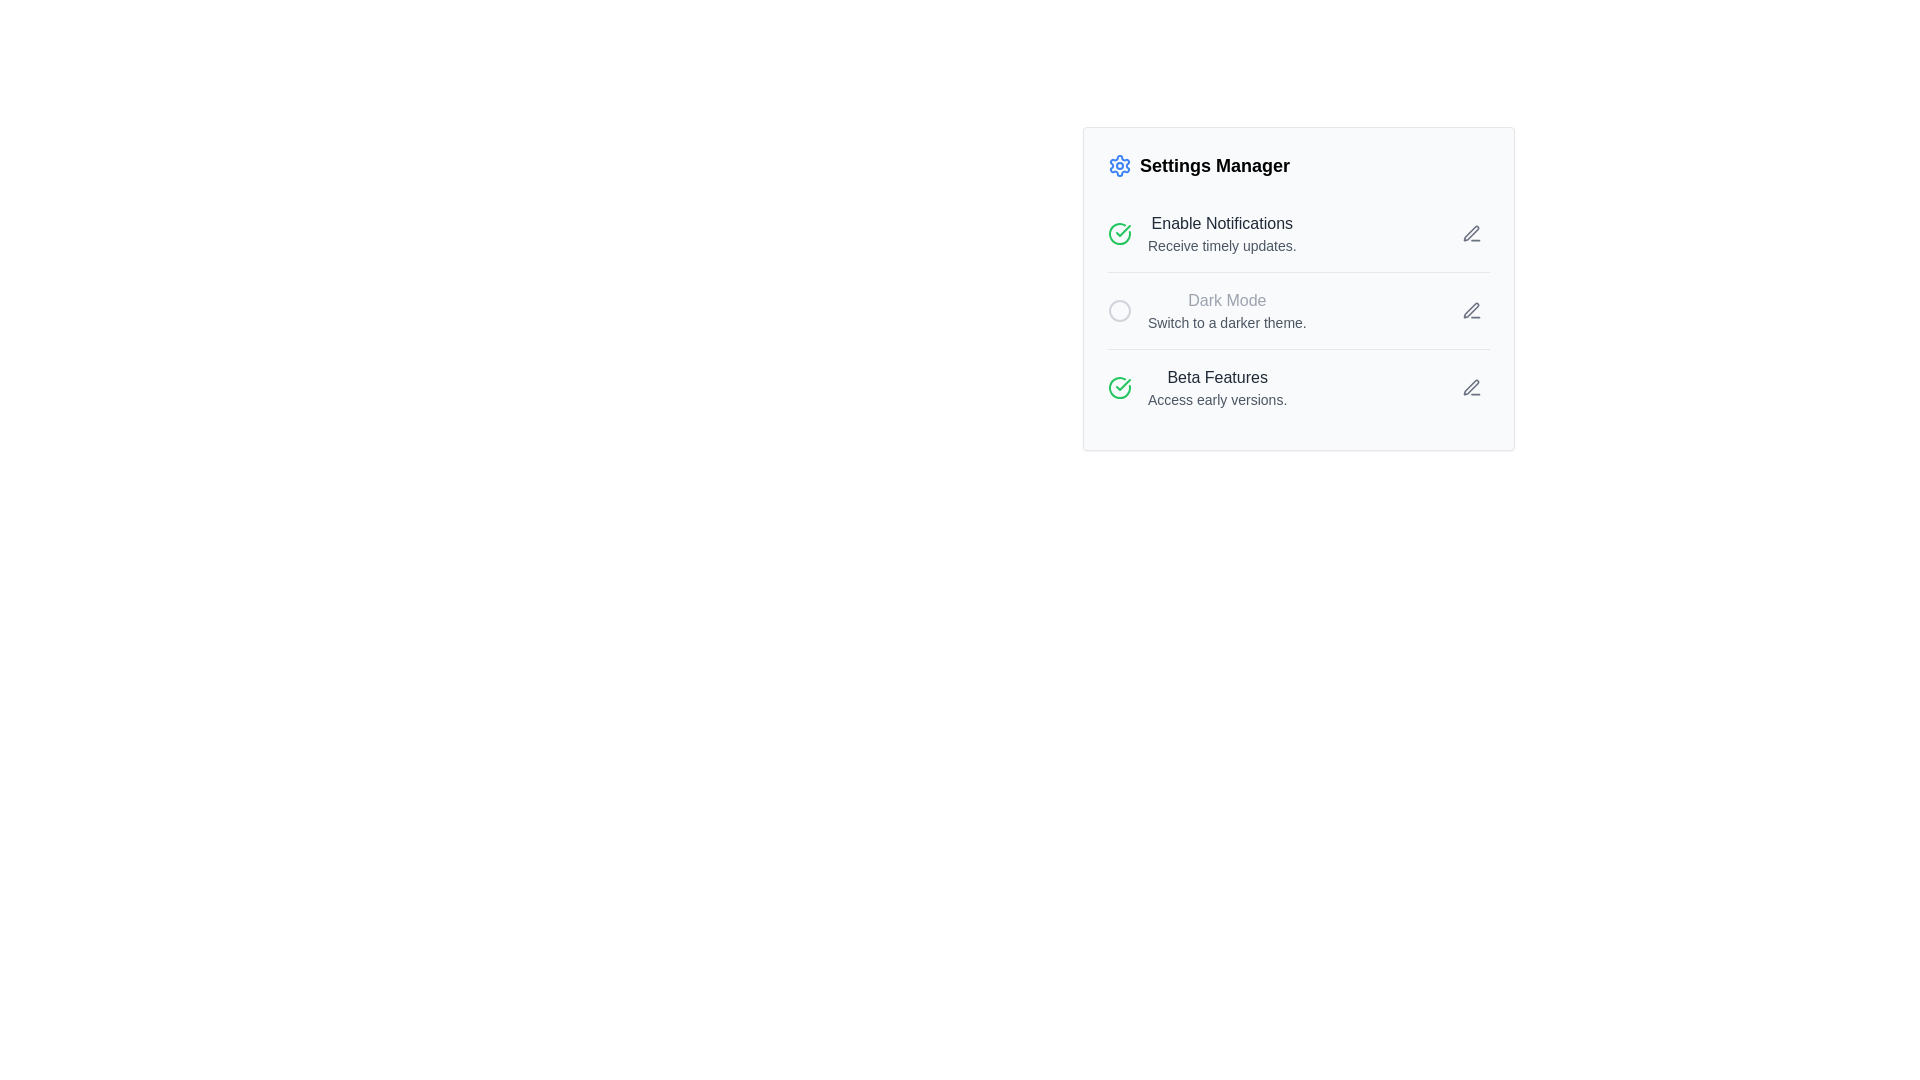  What do you see at coordinates (1213, 164) in the screenshot?
I see `the 'Settings Manager' text label, which is styled with a bold font and serves as a title or heading, located adjacent to a gear icon` at bounding box center [1213, 164].